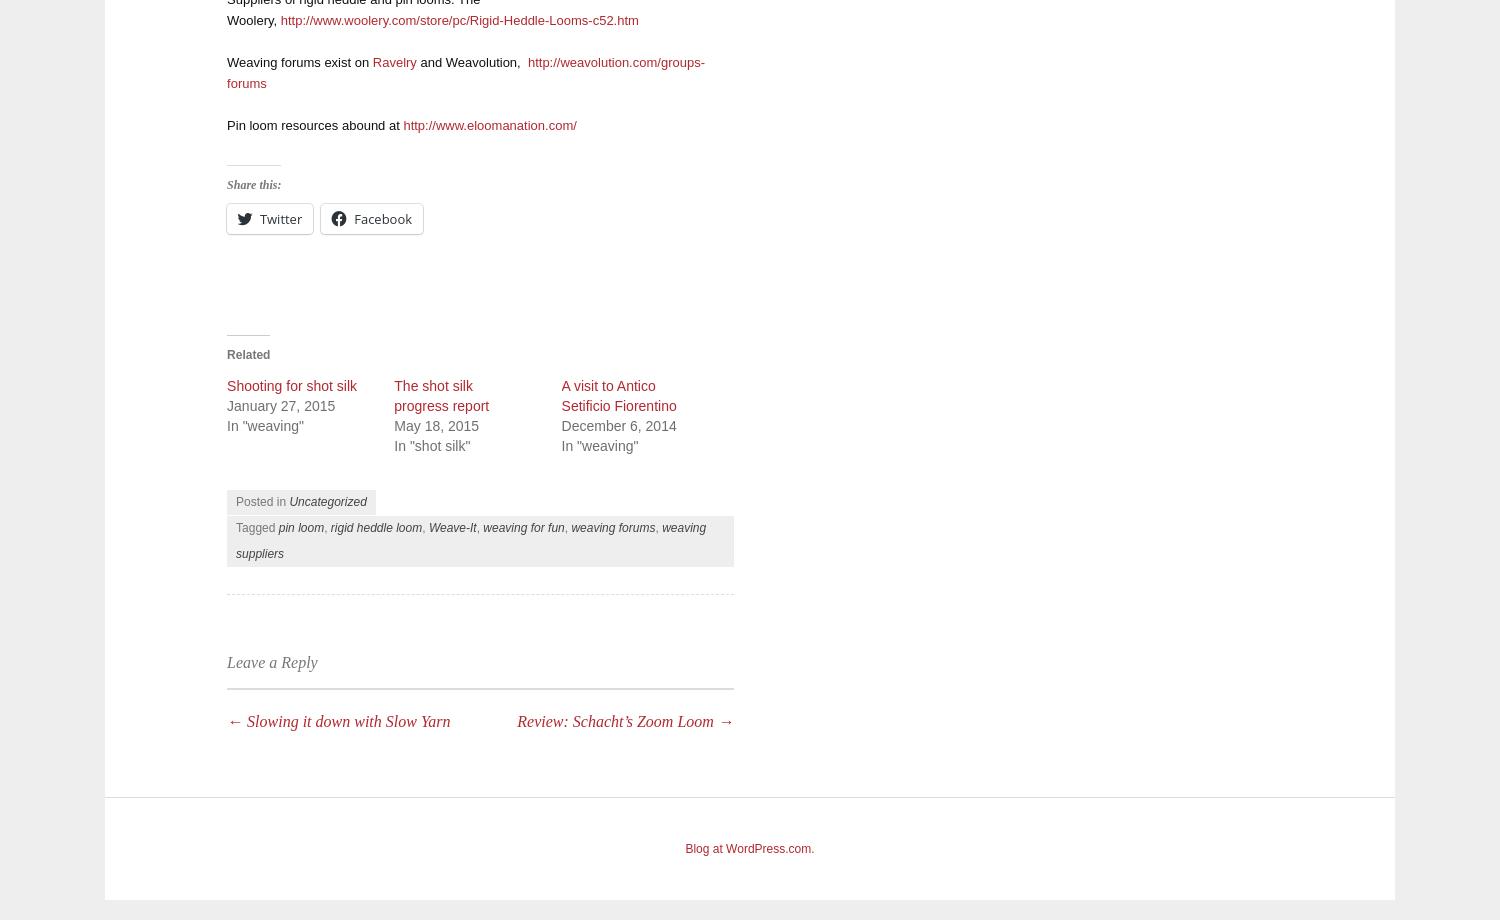  What do you see at coordinates (488, 124) in the screenshot?
I see `'http://www.eloomanation.com/'` at bounding box center [488, 124].